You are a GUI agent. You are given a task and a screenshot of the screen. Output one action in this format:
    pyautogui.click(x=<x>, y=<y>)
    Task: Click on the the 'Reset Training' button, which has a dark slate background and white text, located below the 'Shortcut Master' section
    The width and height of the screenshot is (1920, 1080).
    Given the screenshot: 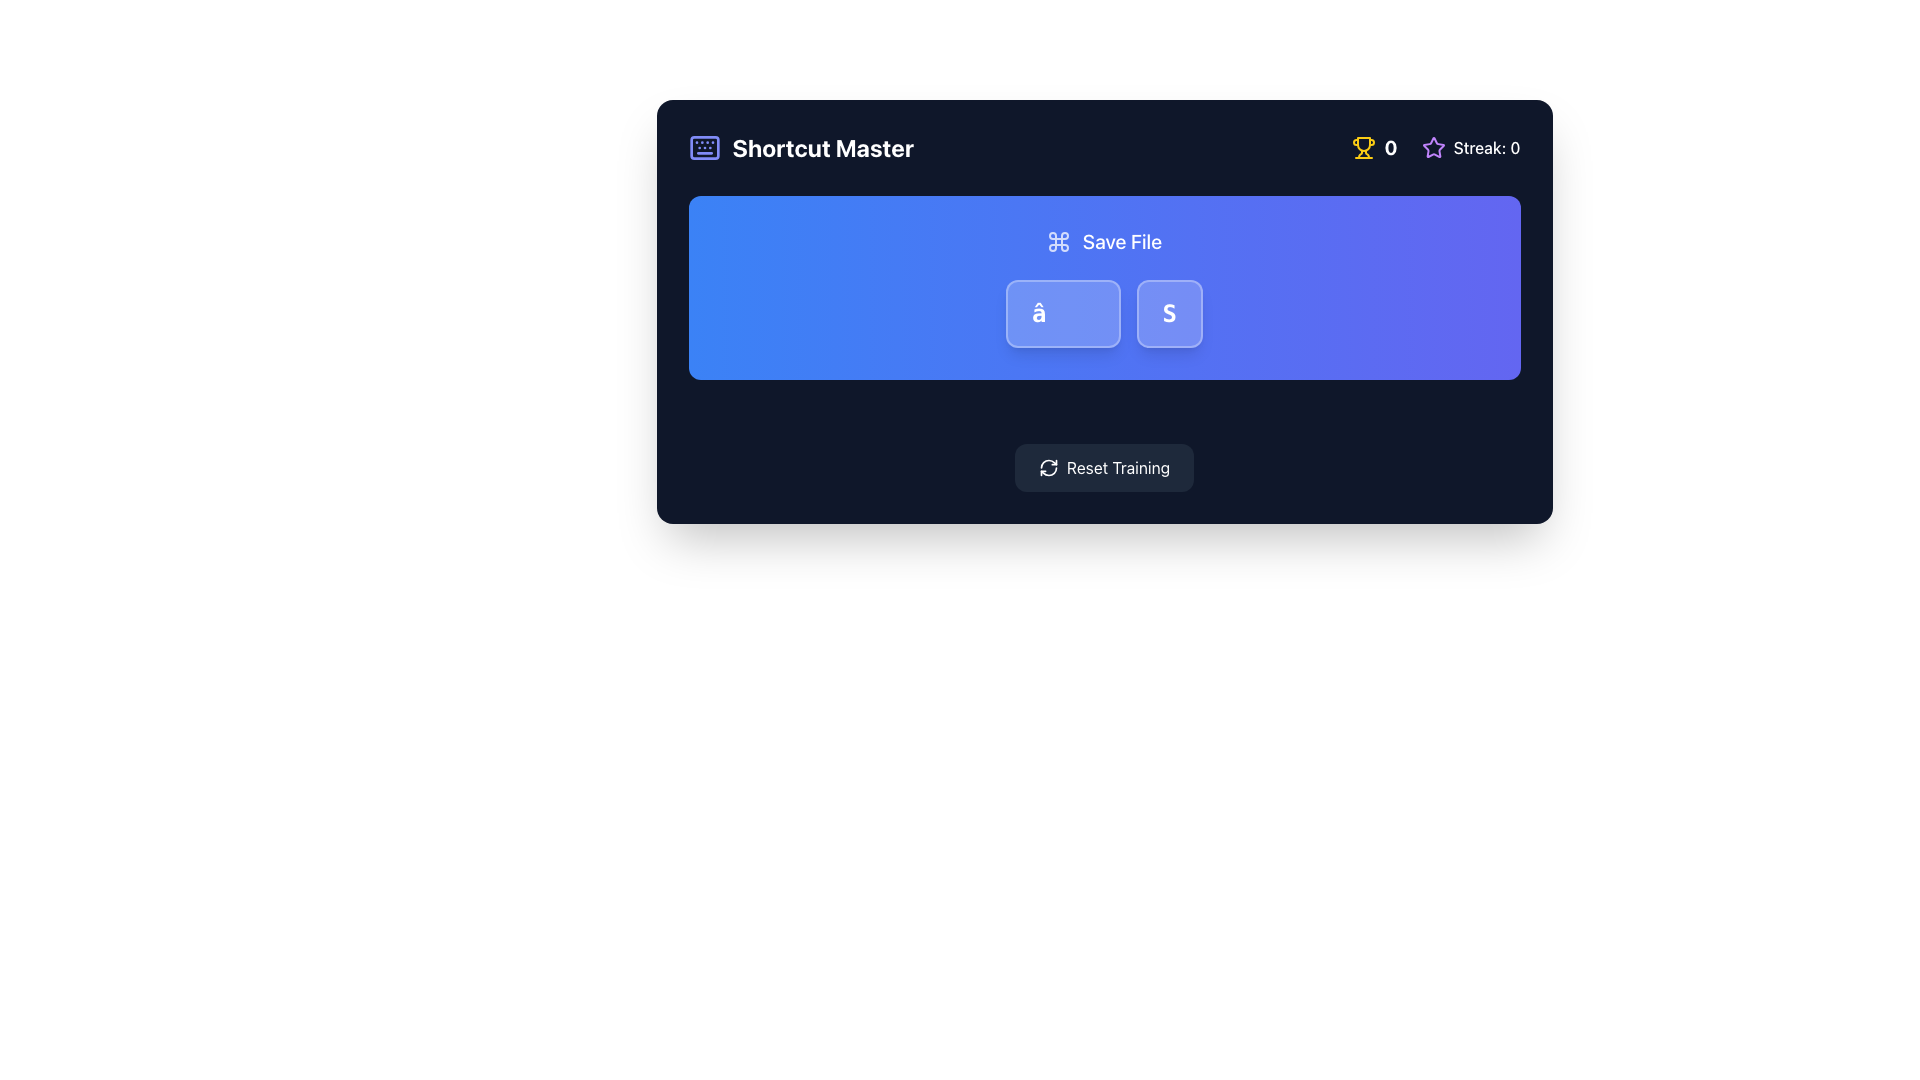 What is the action you would take?
    pyautogui.click(x=1103, y=467)
    